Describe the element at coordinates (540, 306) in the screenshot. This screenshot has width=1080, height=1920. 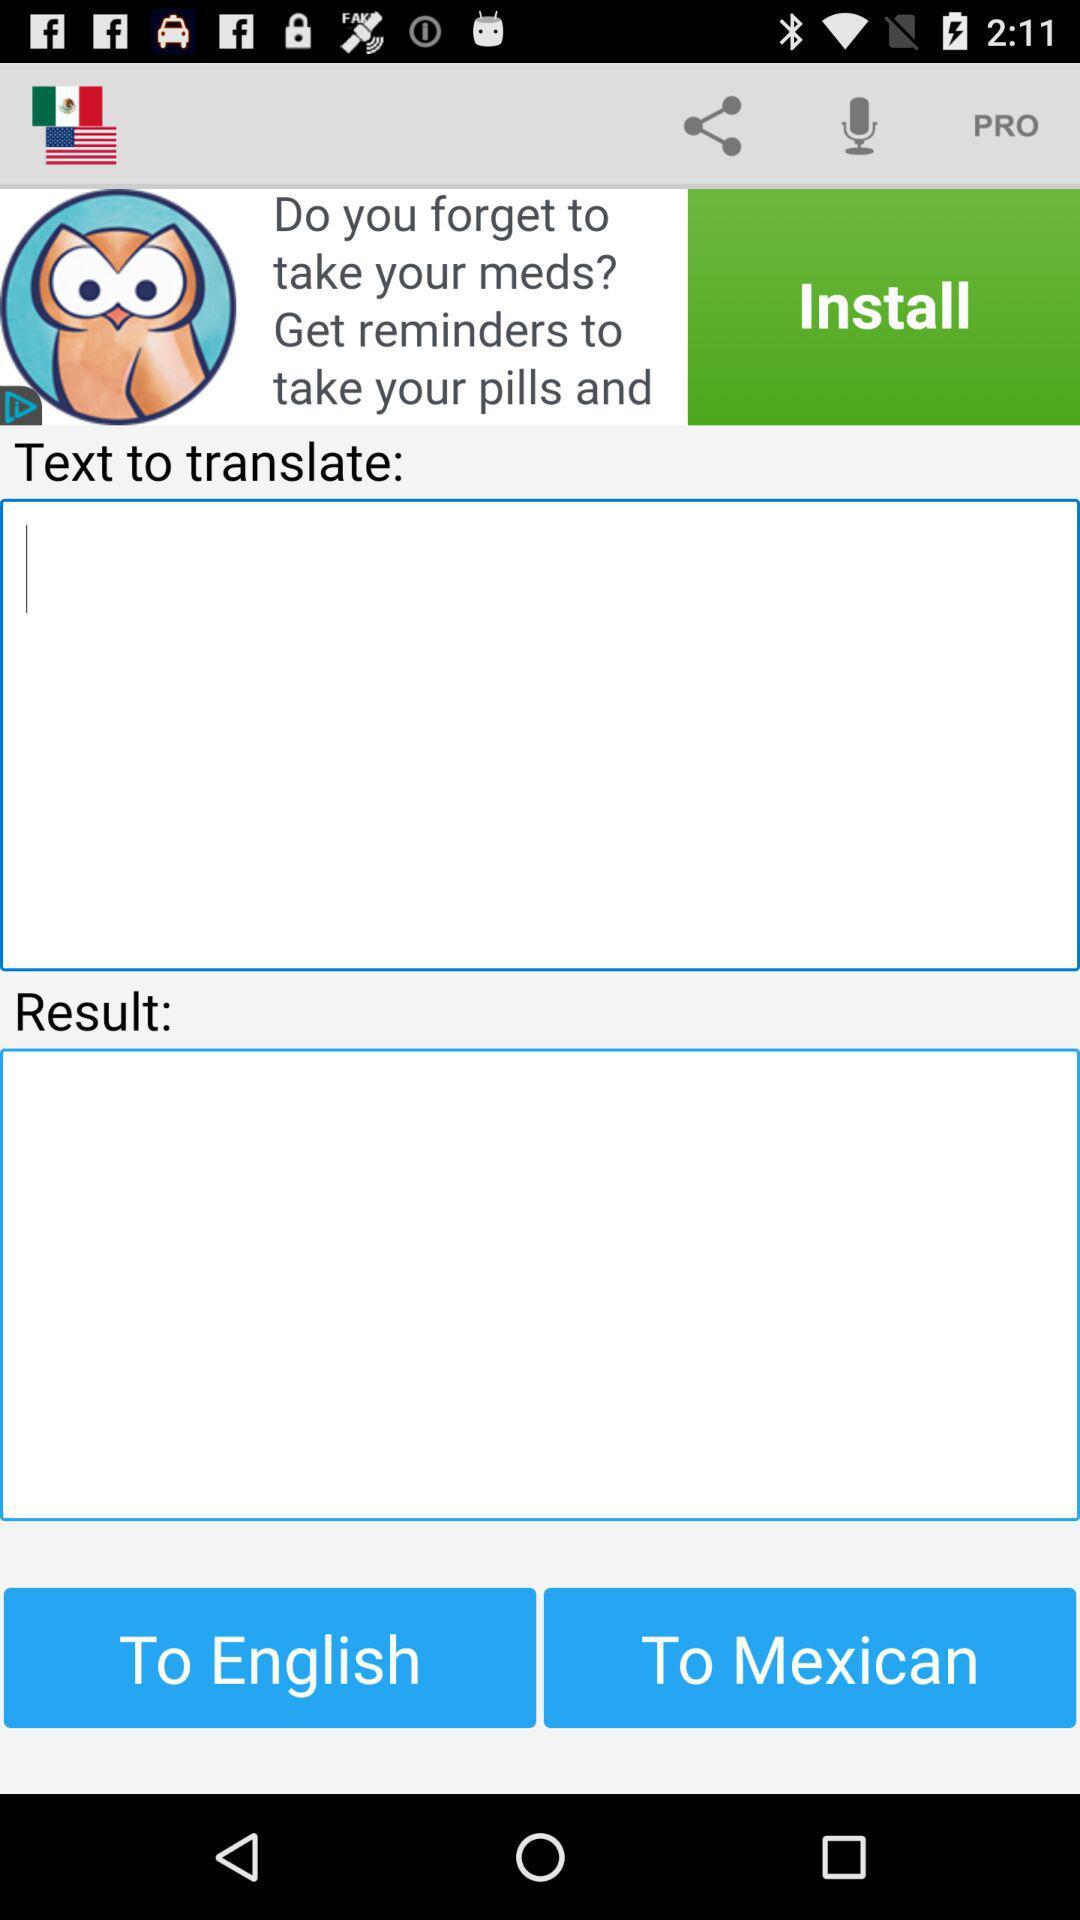
I see `item above text to translate: item` at that location.